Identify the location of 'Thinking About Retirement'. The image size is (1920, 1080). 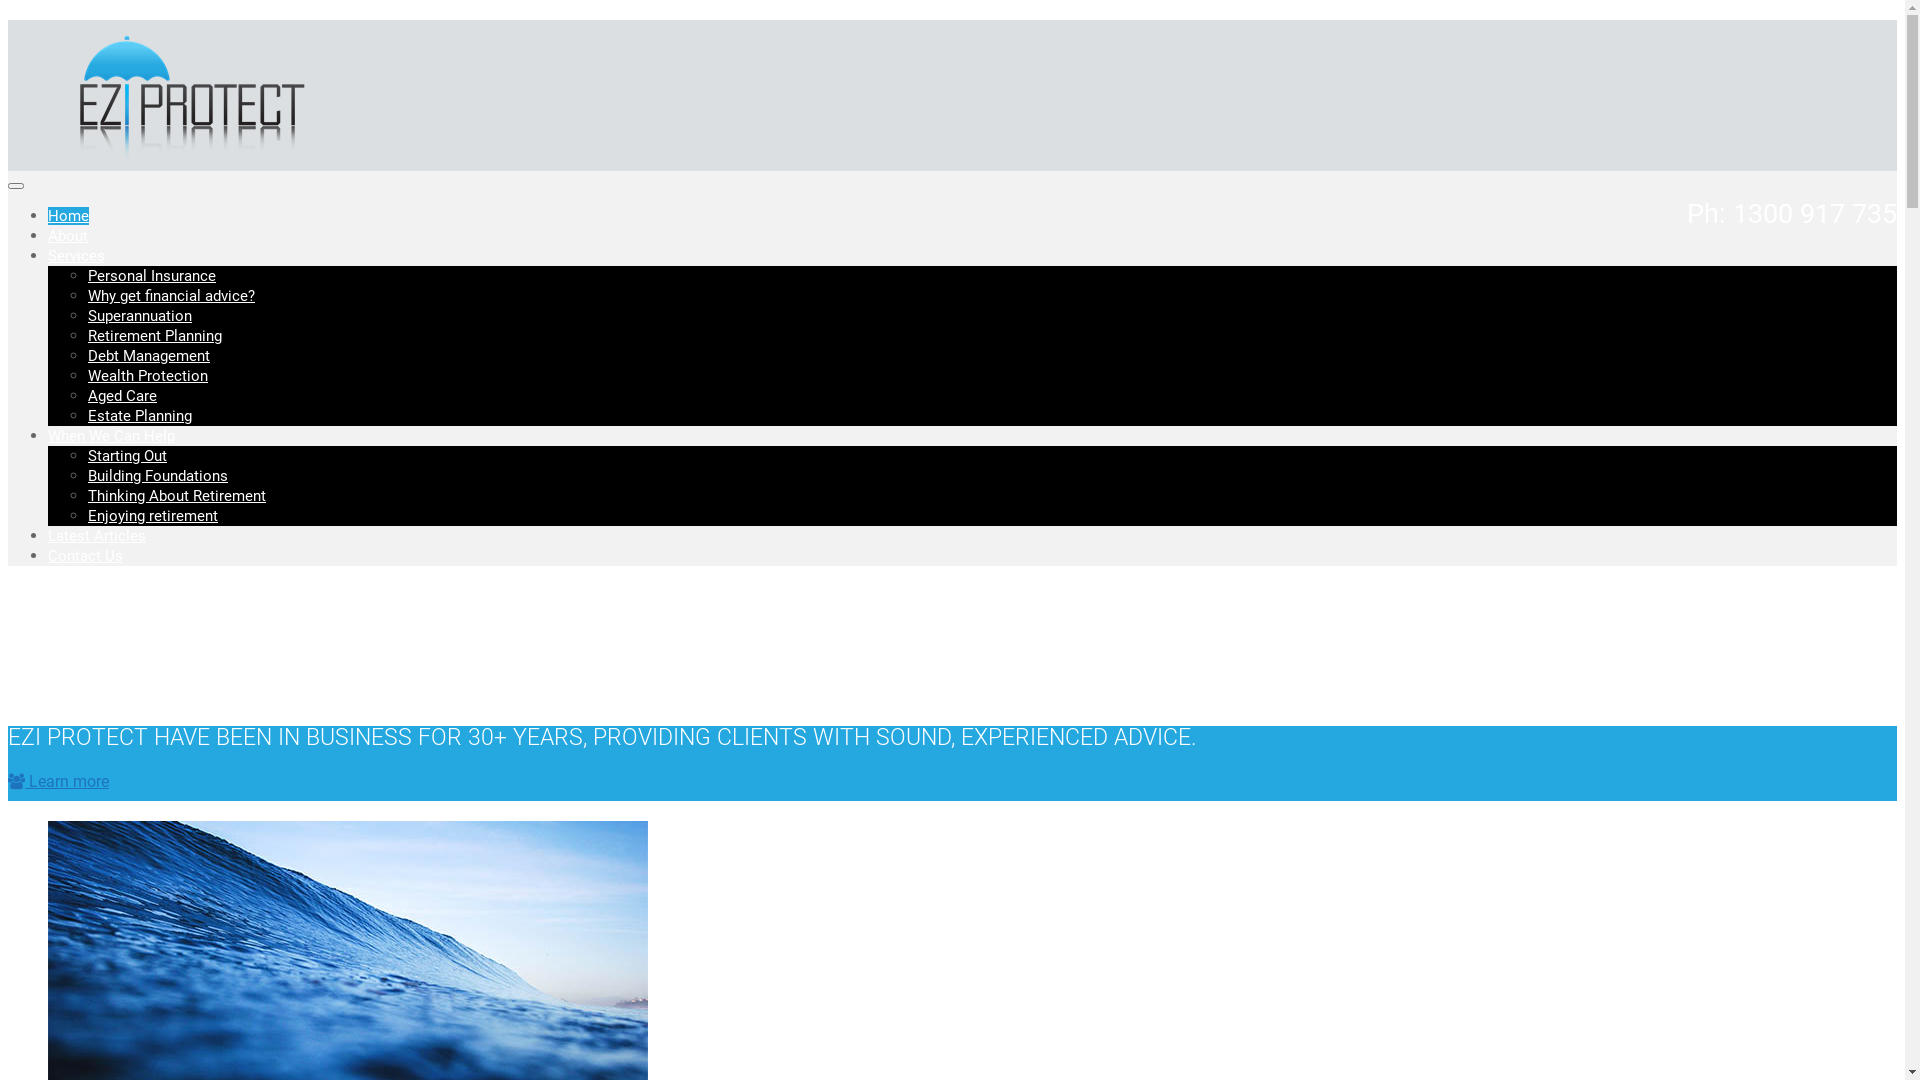
(177, 495).